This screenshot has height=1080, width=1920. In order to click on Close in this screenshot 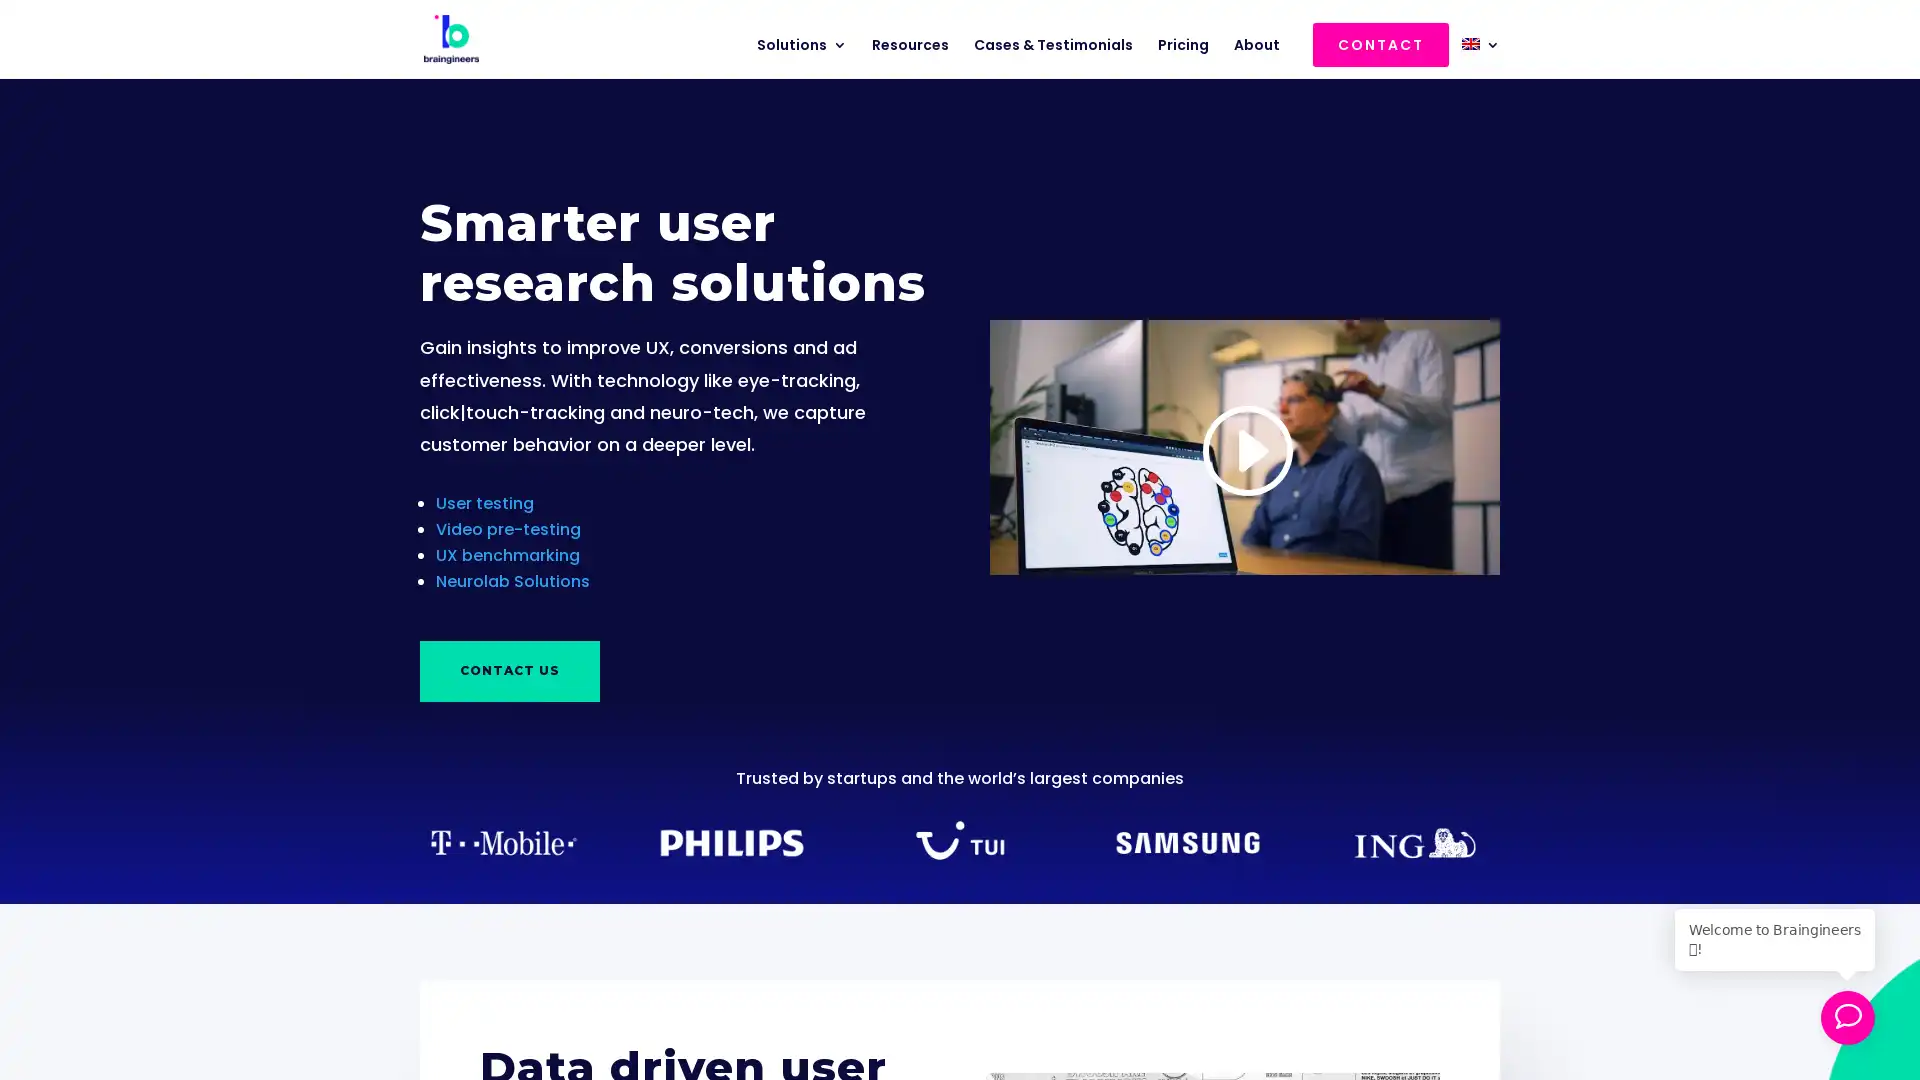, I will do `click(363, 816)`.